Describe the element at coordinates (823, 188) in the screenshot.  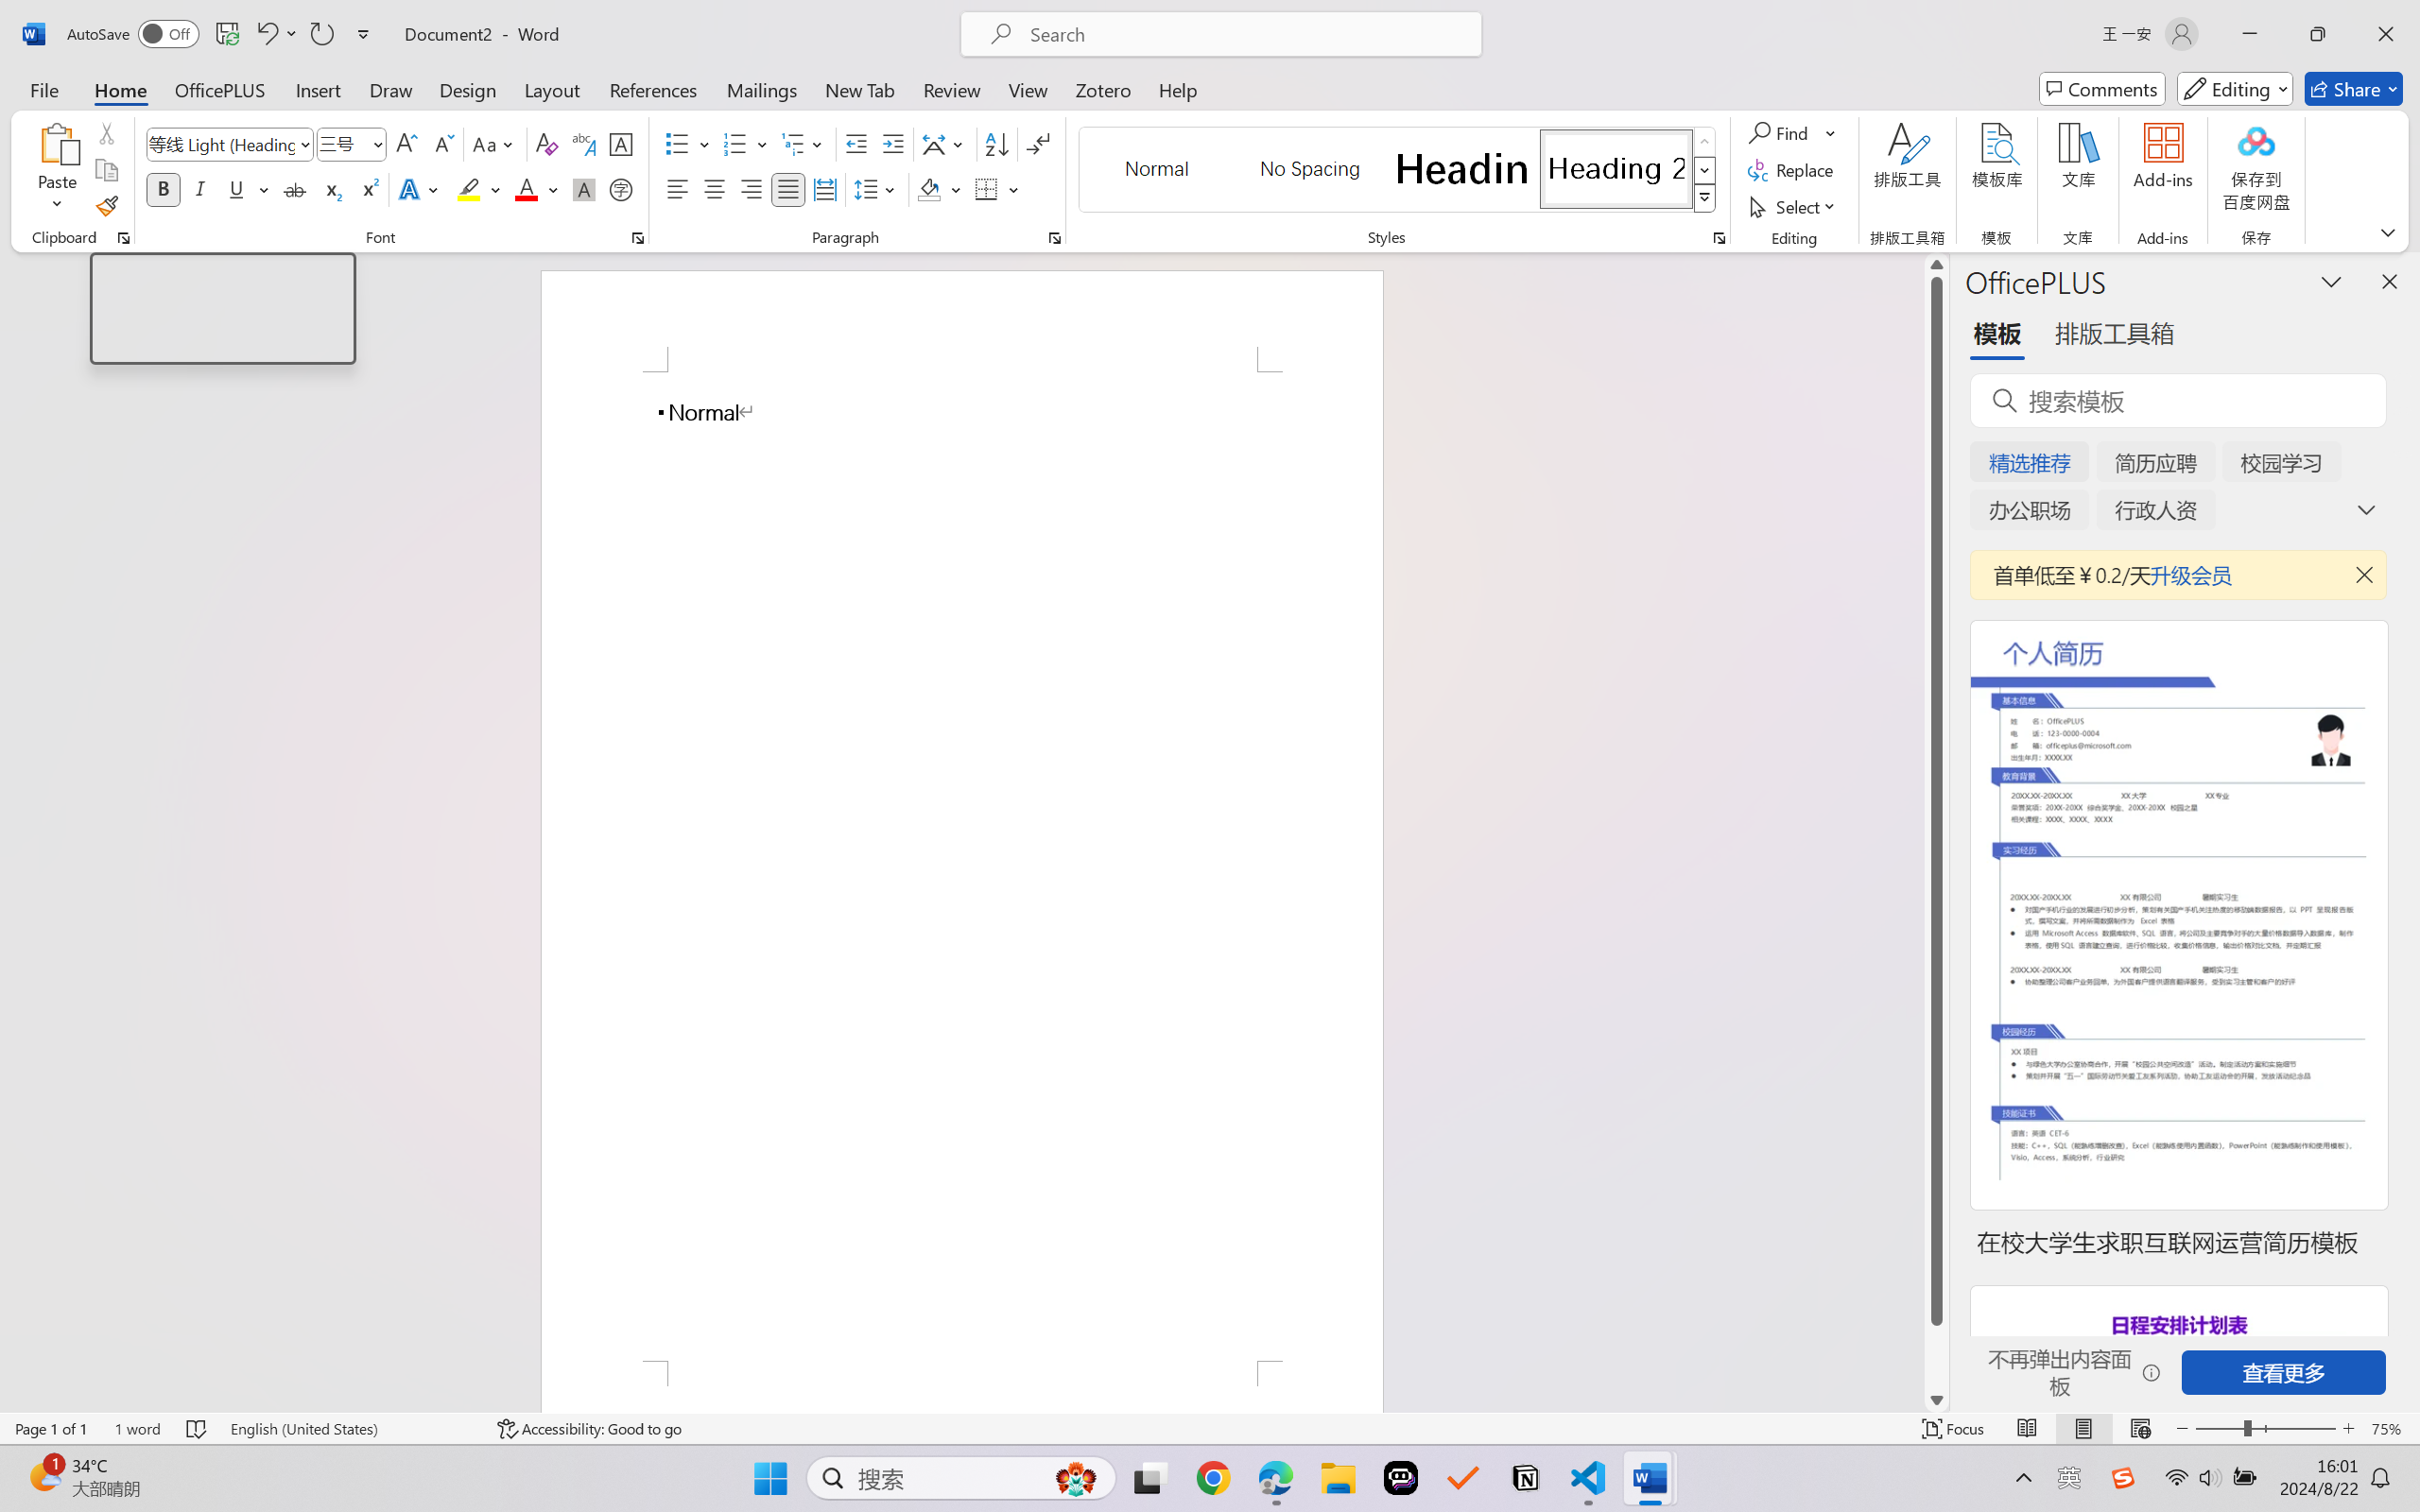
I see `'Distributed'` at that location.